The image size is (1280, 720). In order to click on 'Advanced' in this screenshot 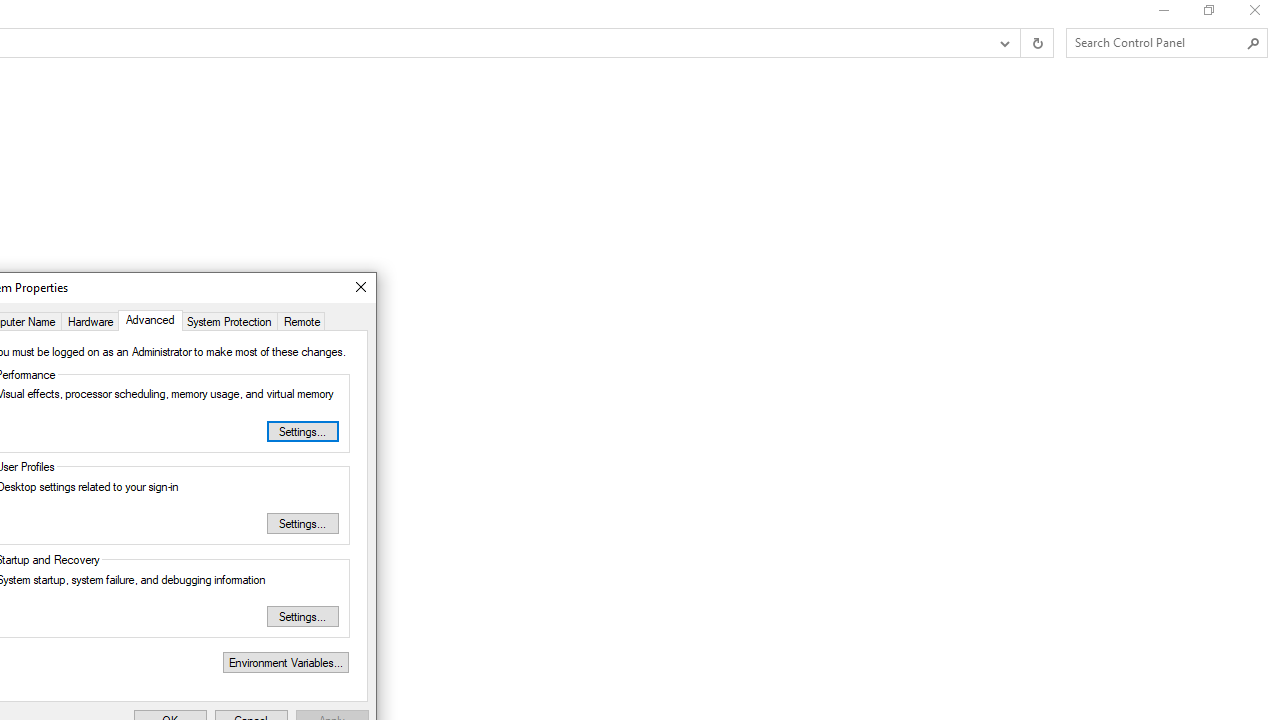, I will do `click(149, 319)`.